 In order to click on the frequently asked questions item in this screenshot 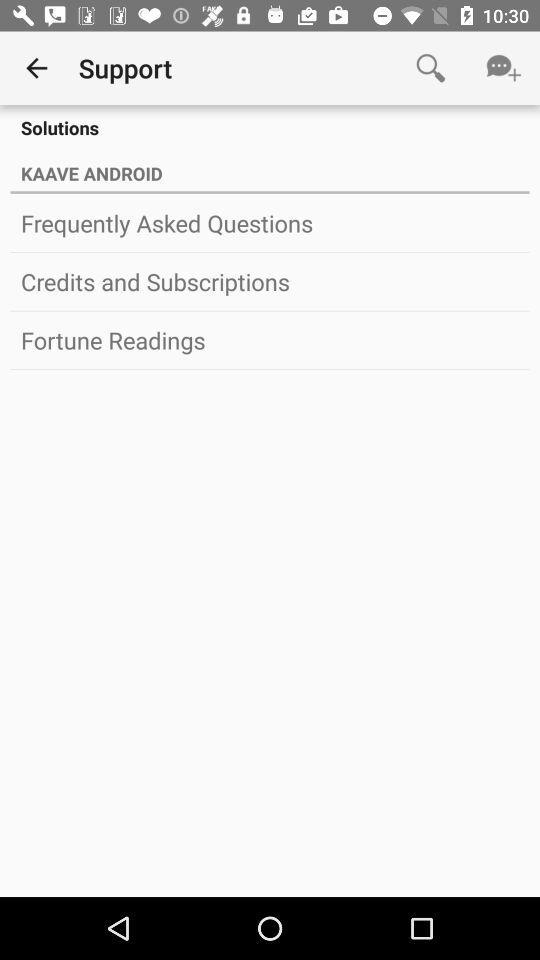, I will do `click(270, 223)`.